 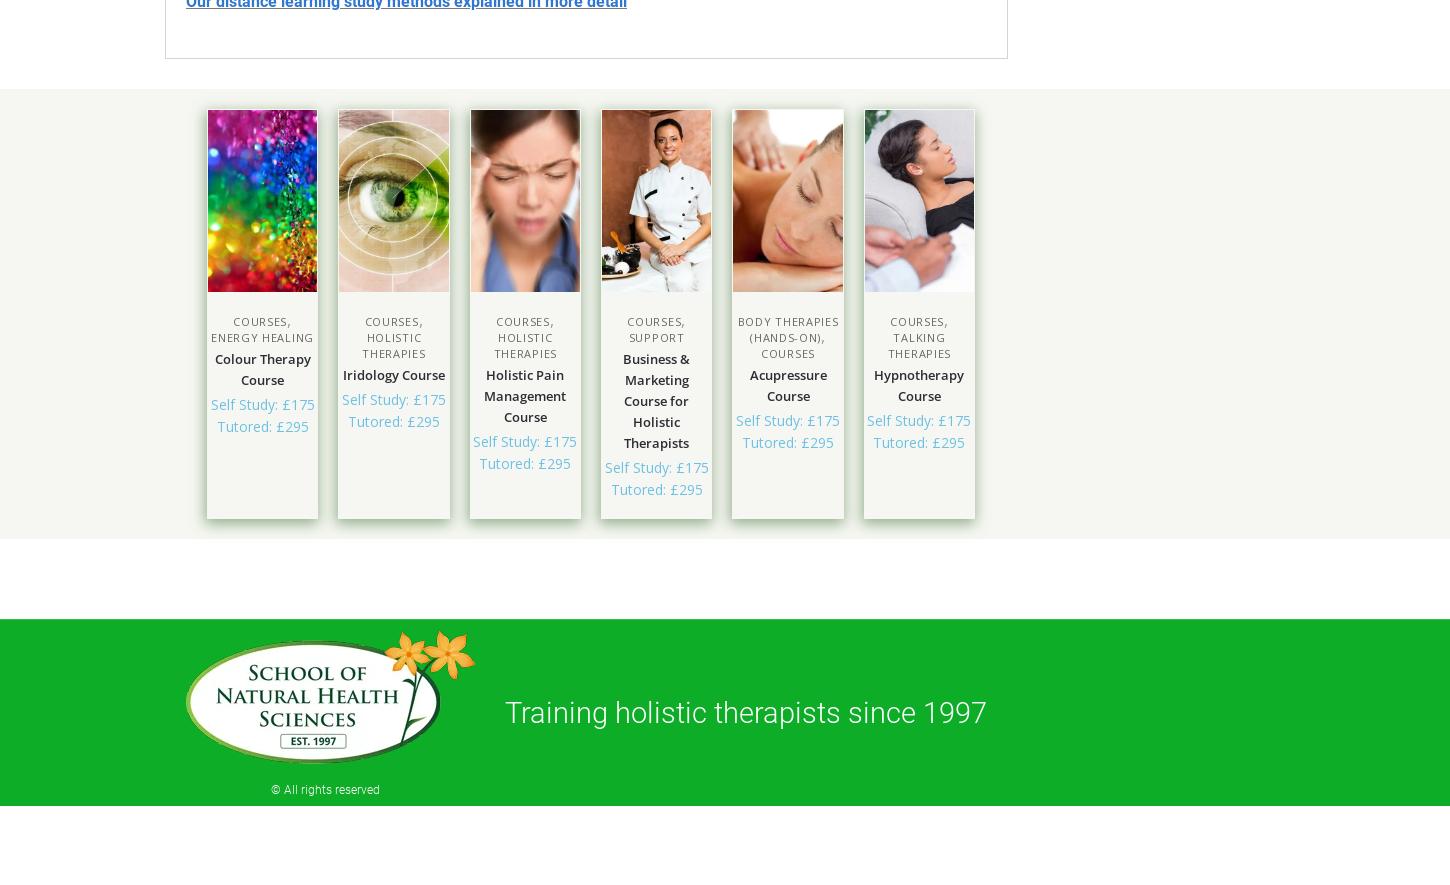 What do you see at coordinates (746, 710) in the screenshot?
I see `'Training holistic therapists since 1997'` at bounding box center [746, 710].